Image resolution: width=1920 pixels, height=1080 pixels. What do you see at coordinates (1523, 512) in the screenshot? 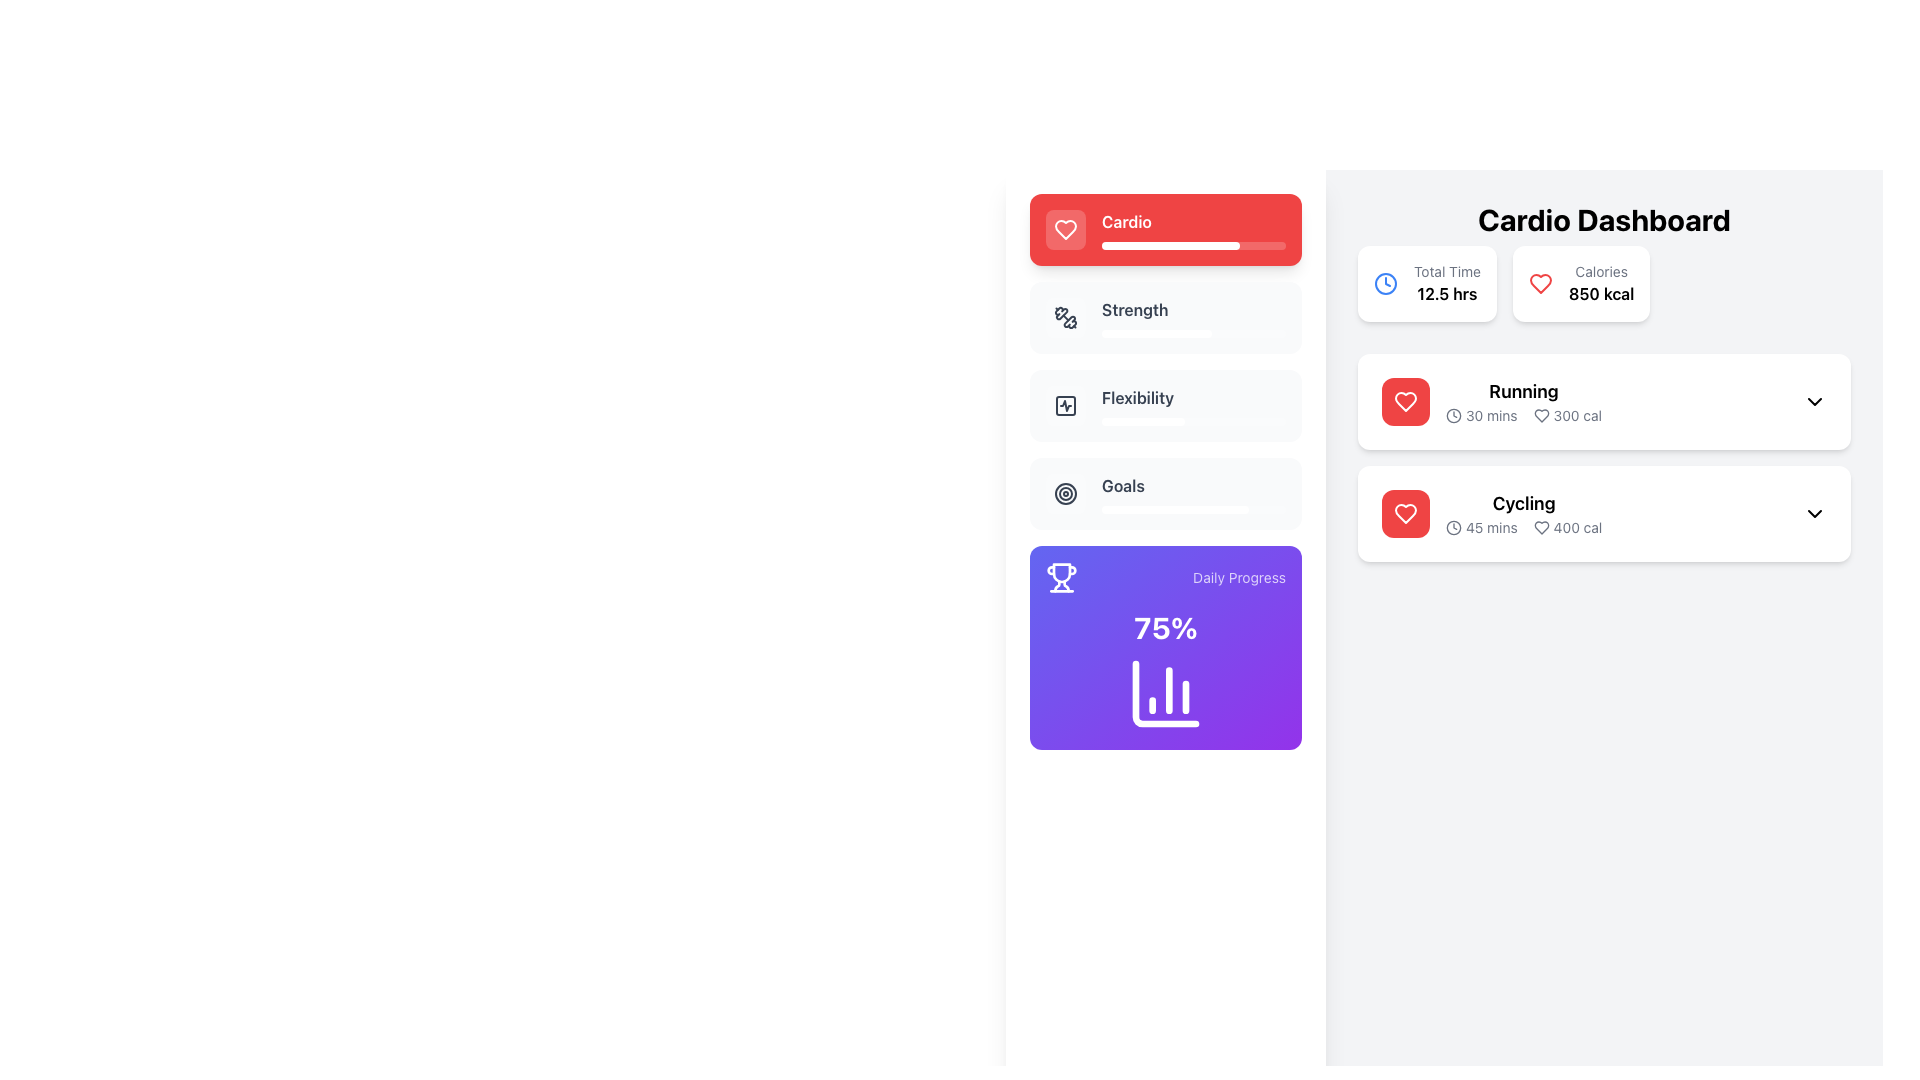
I see `the 'Cycling' text-based informational component, which is styled with bold text and includes subtext with icons for duration and calories, located in the 'Cardio Dashboard' under the second activity card` at bounding box center [1523, 512].